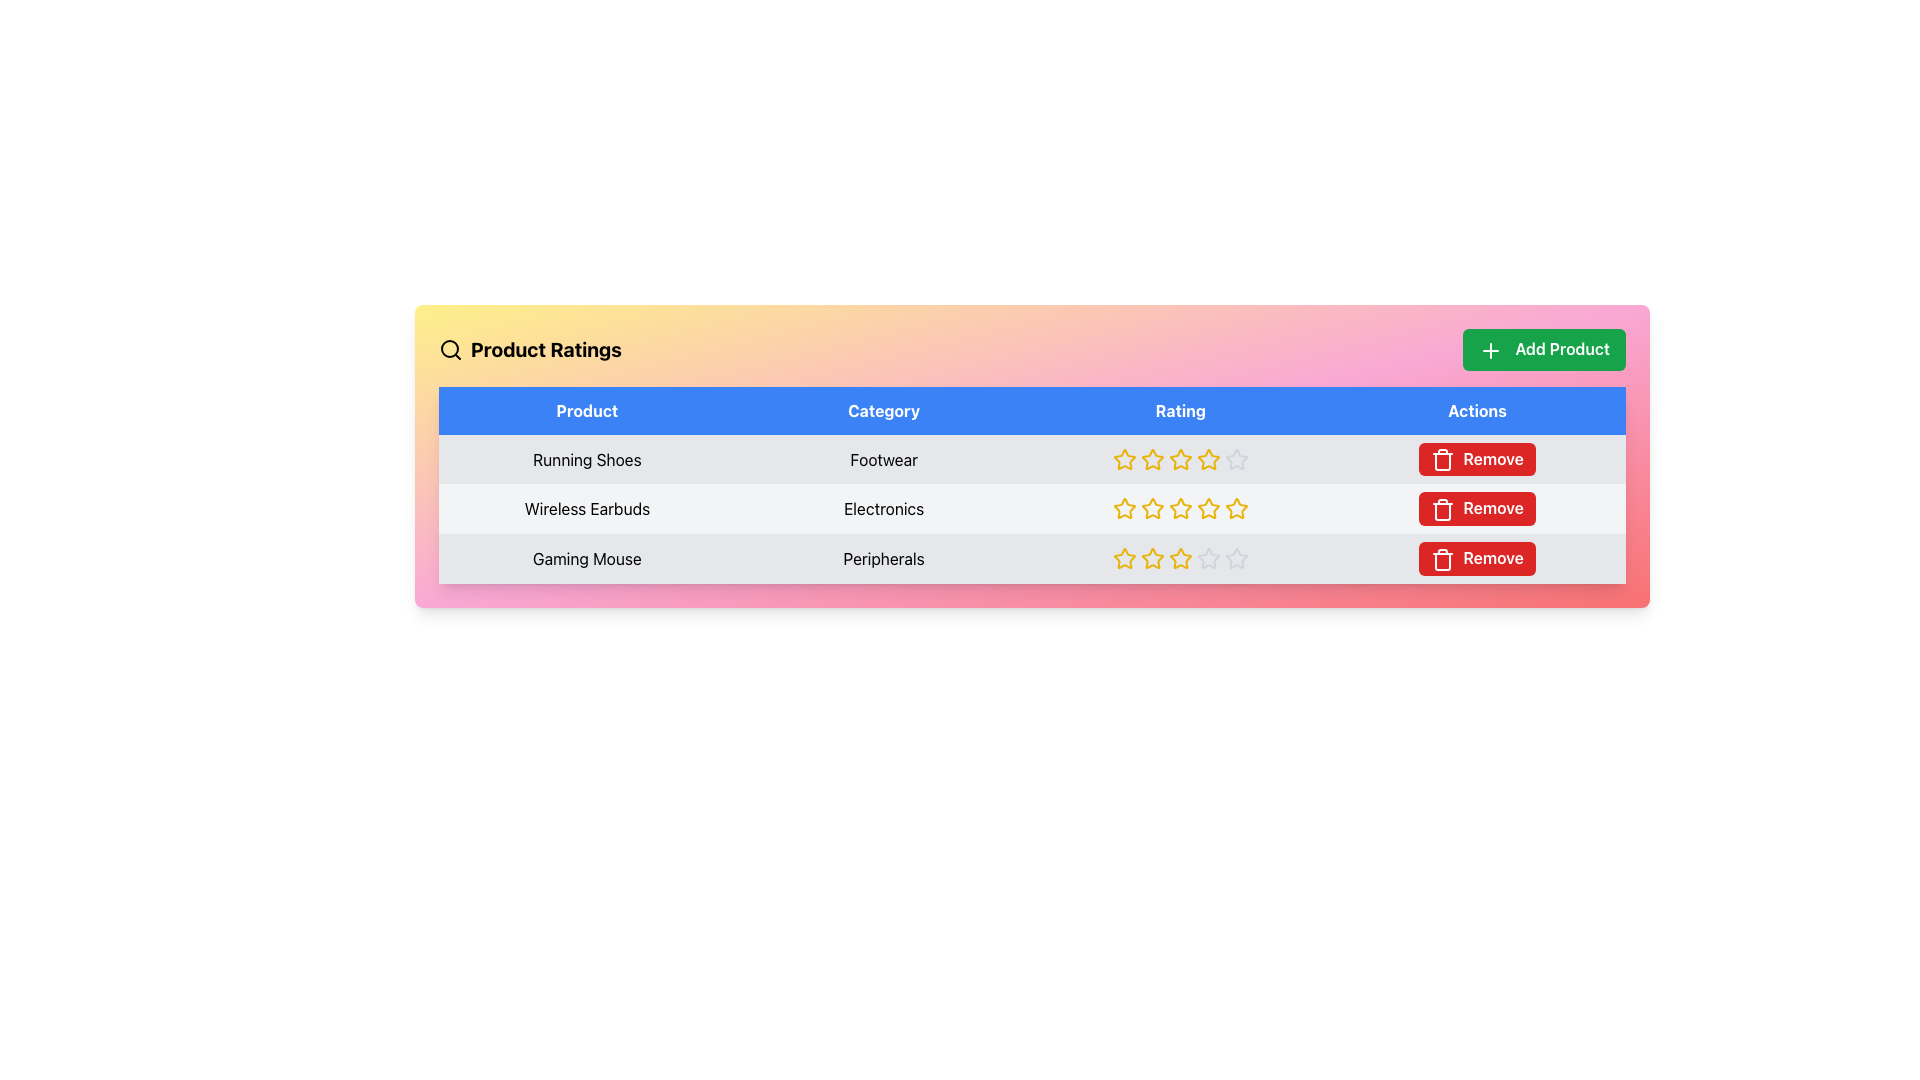  Describe the element at coordinates (586, 459) in the screenshot. I see `text label 'Running Shoes' located in the first row under the 'Product' column of the table` at that location.